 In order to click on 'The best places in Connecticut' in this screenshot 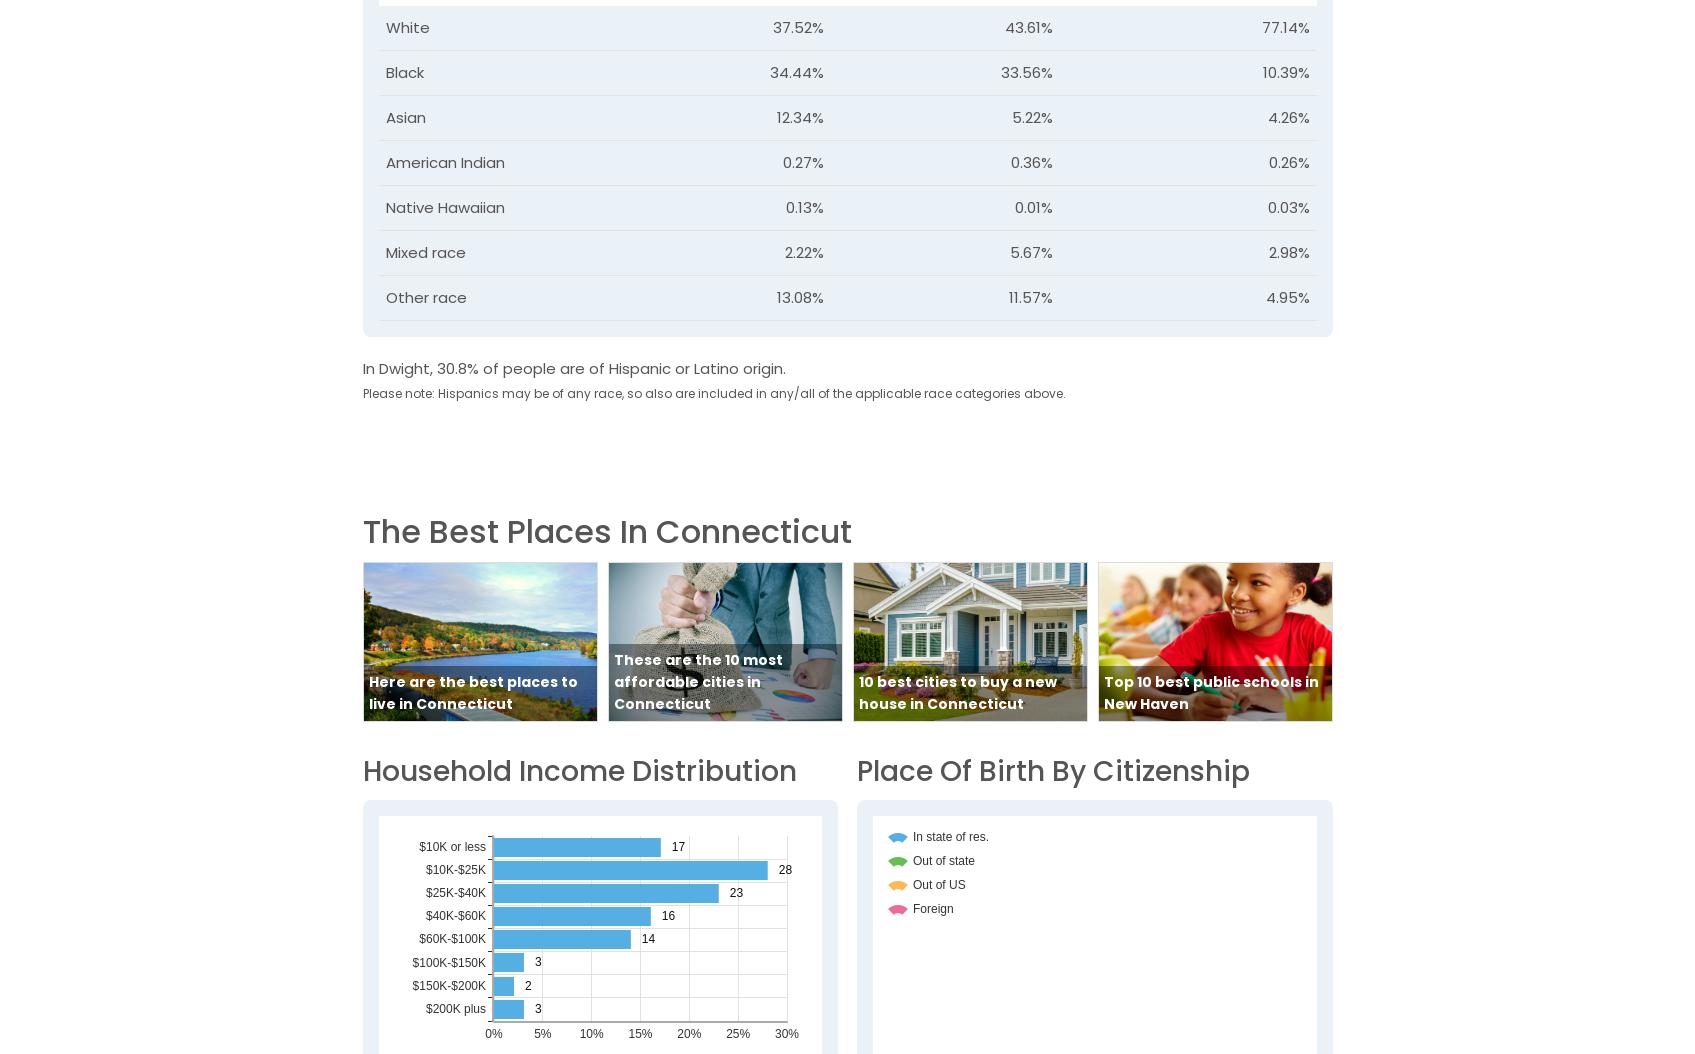, I will do `click(605, 530)`.